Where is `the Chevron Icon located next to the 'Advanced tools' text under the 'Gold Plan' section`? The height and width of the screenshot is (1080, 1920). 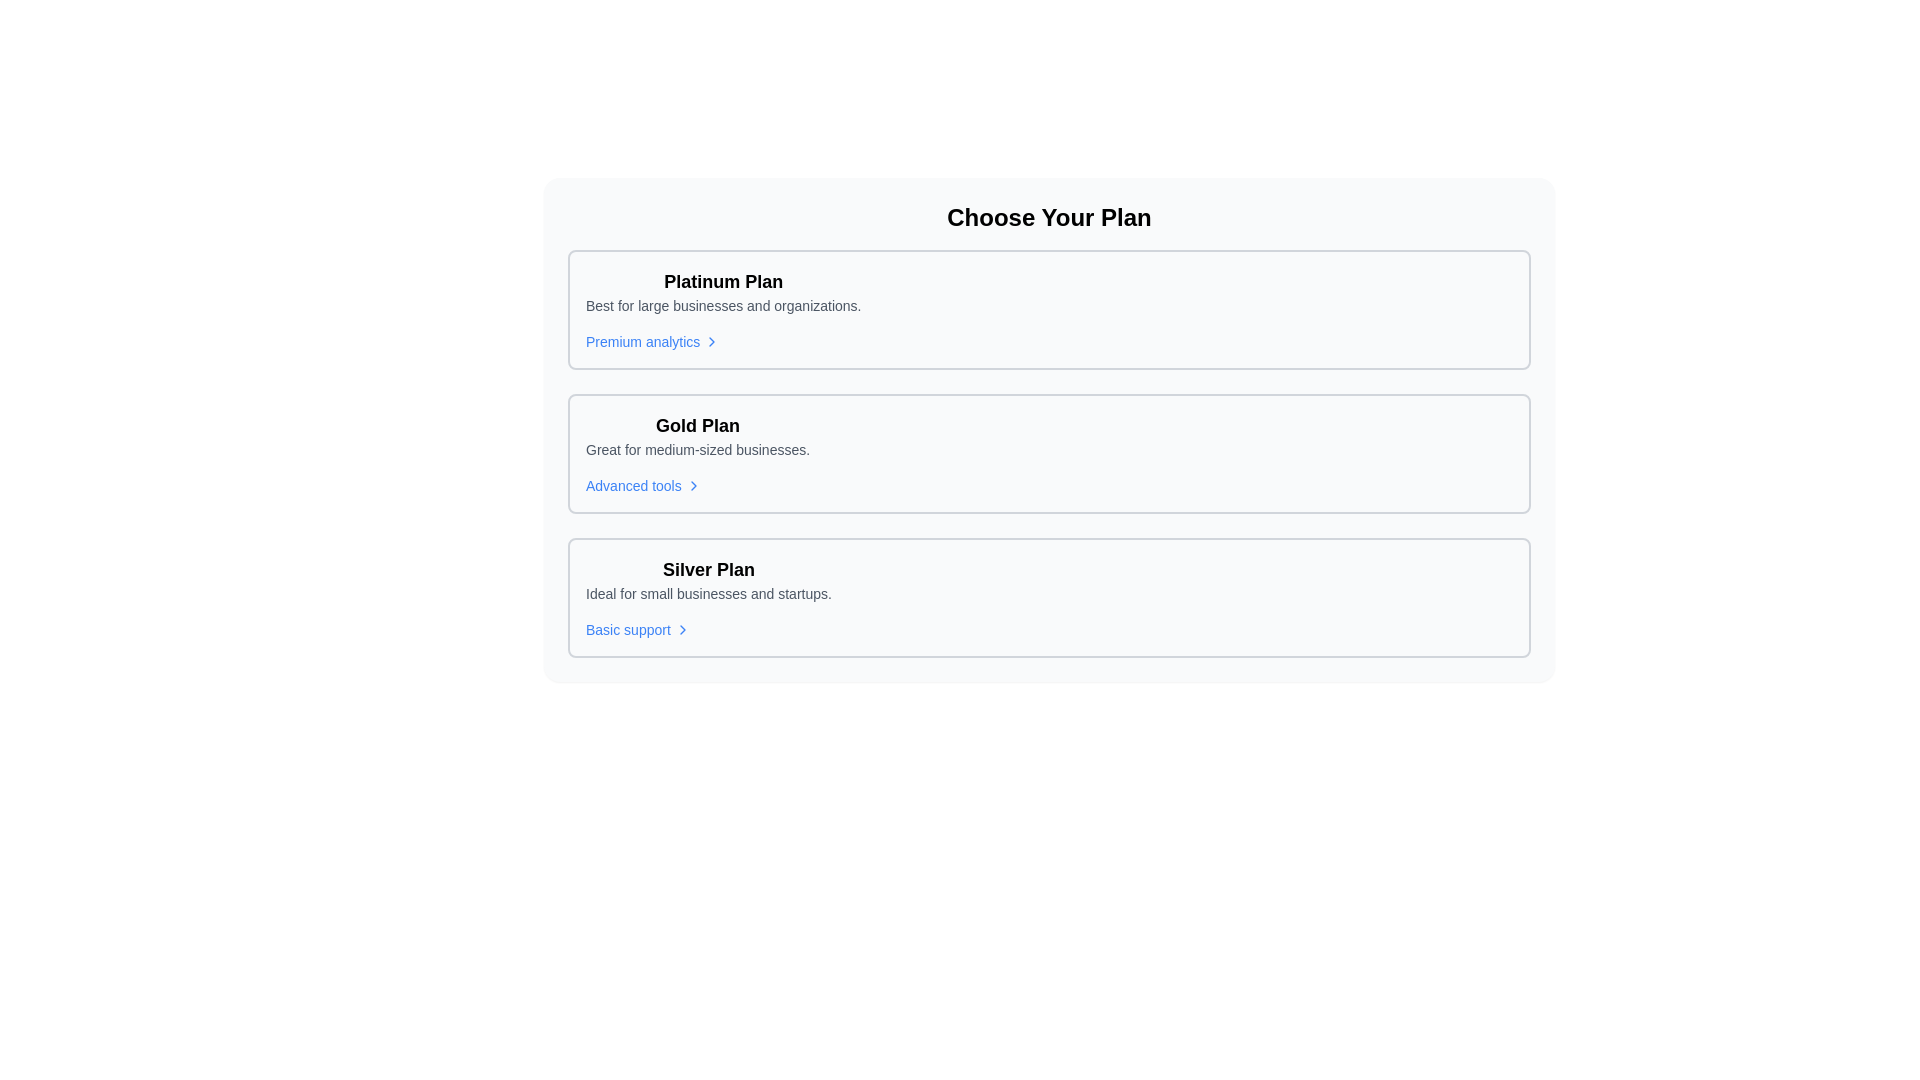
the Chevron Icon located next to the 'Advanced tools' text under the 'Gold Plan' section is located at coordinates (693, 486).